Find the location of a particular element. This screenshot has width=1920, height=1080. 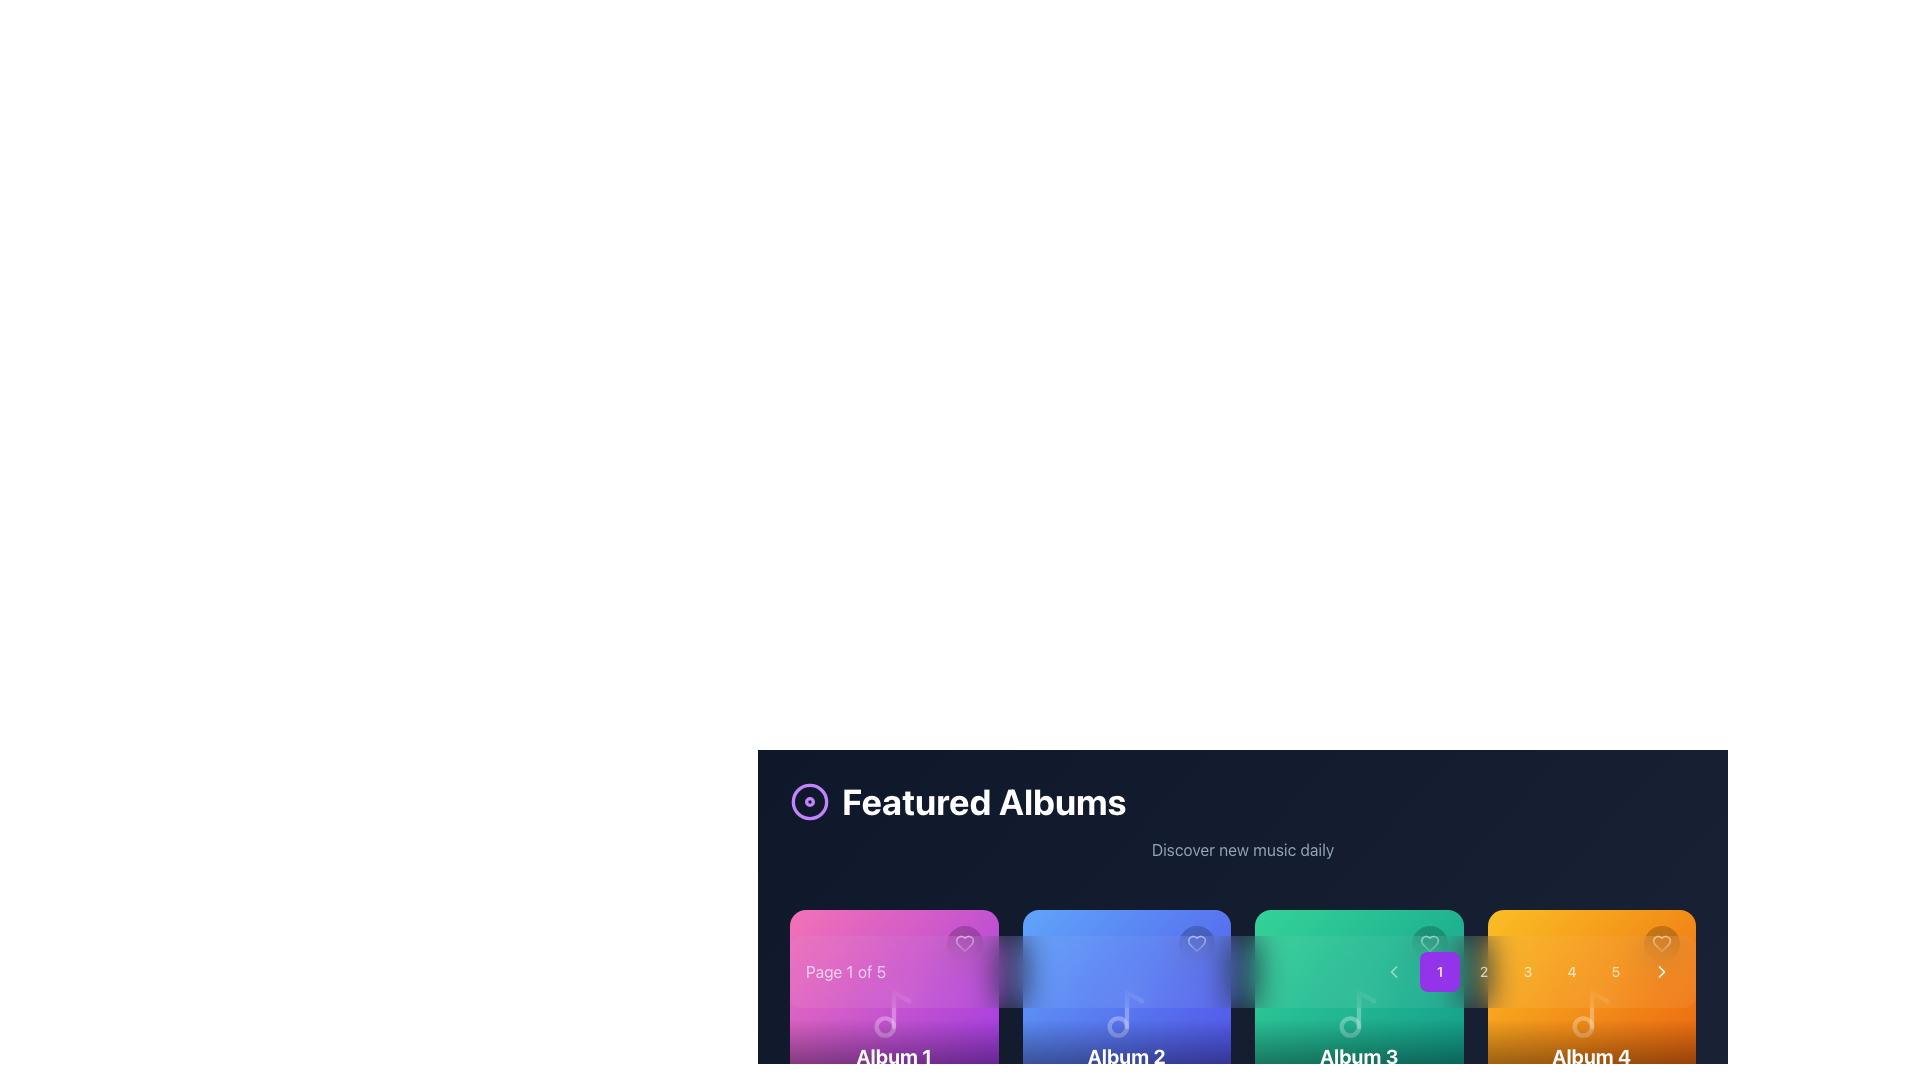

the small button with a right-pointing chevron on an orange background is located at coordinates (1661, 971).